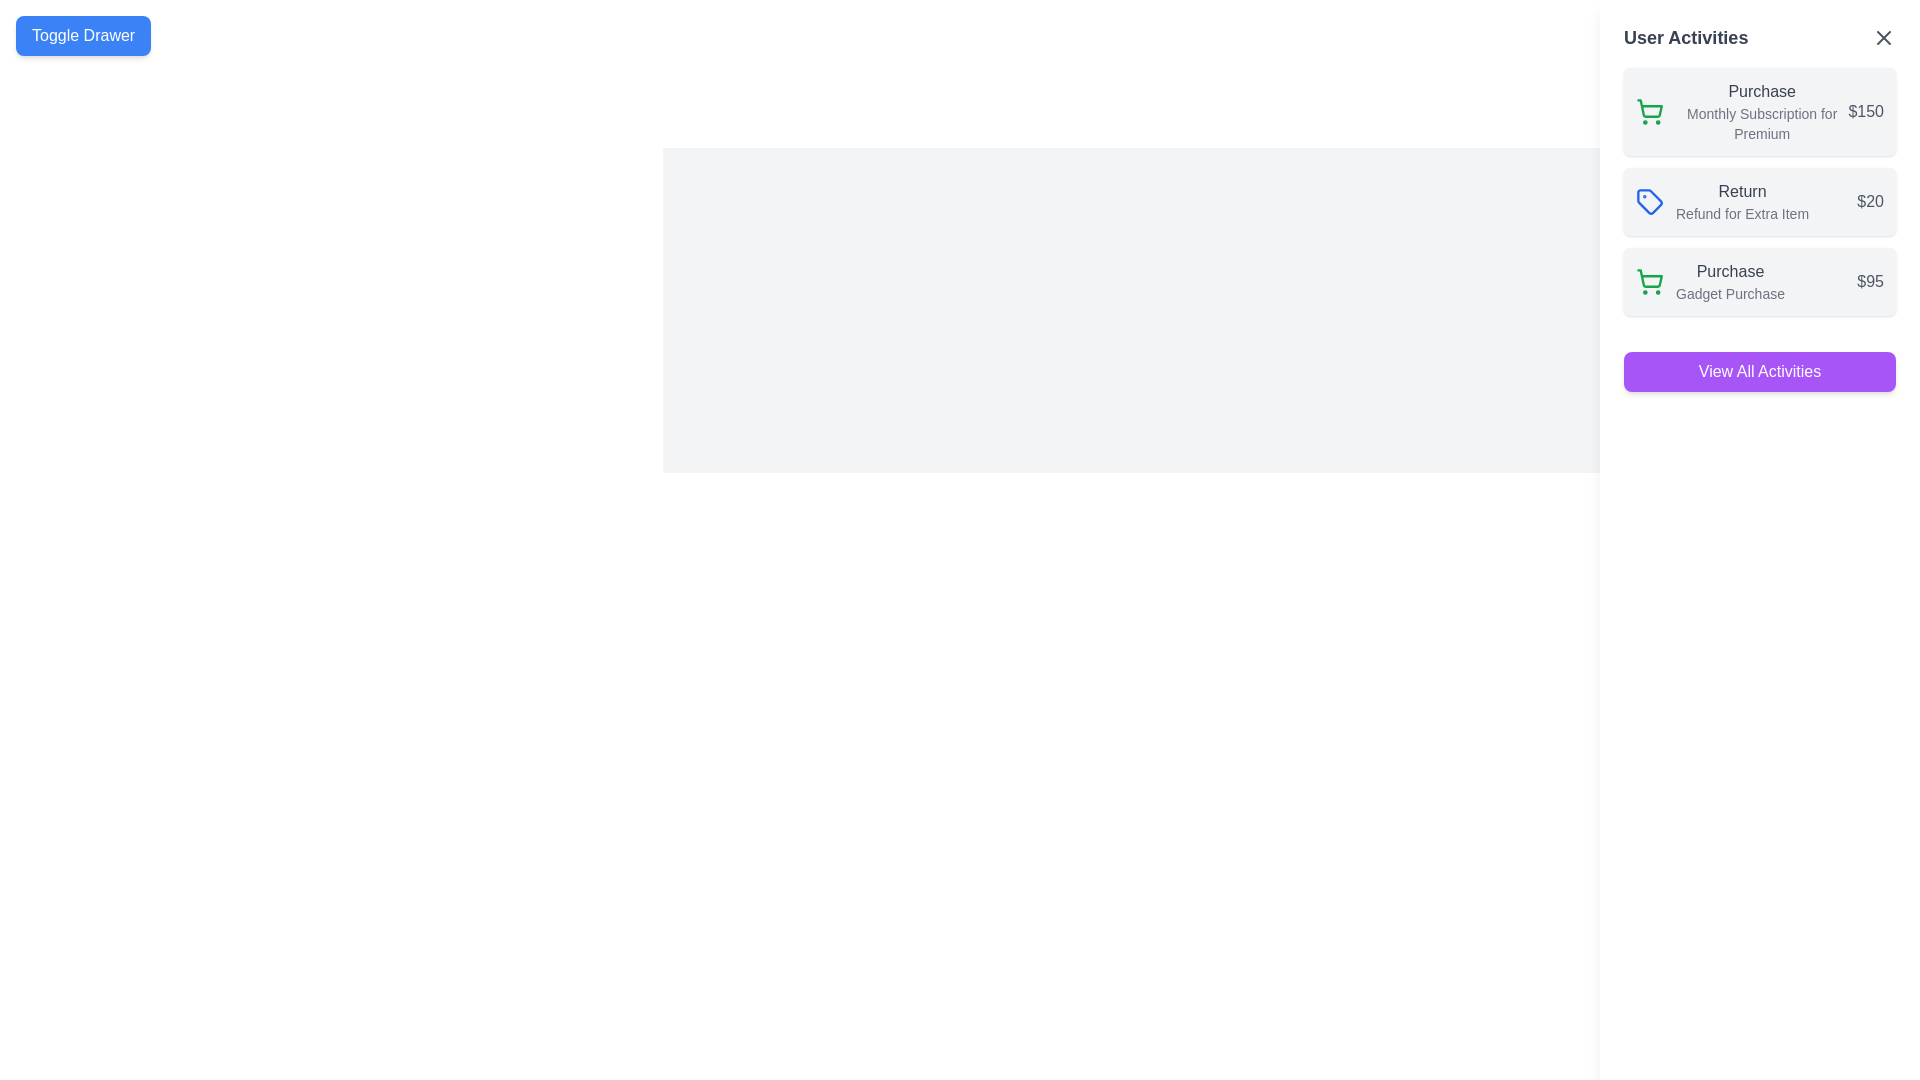 The width and height of the screenshot is (1920, 1080). I want to click on the Informational Card that describes the refund action for an extra item valued at $20, which is the second panel in the 'User Activities' section, so click(1760, 201).